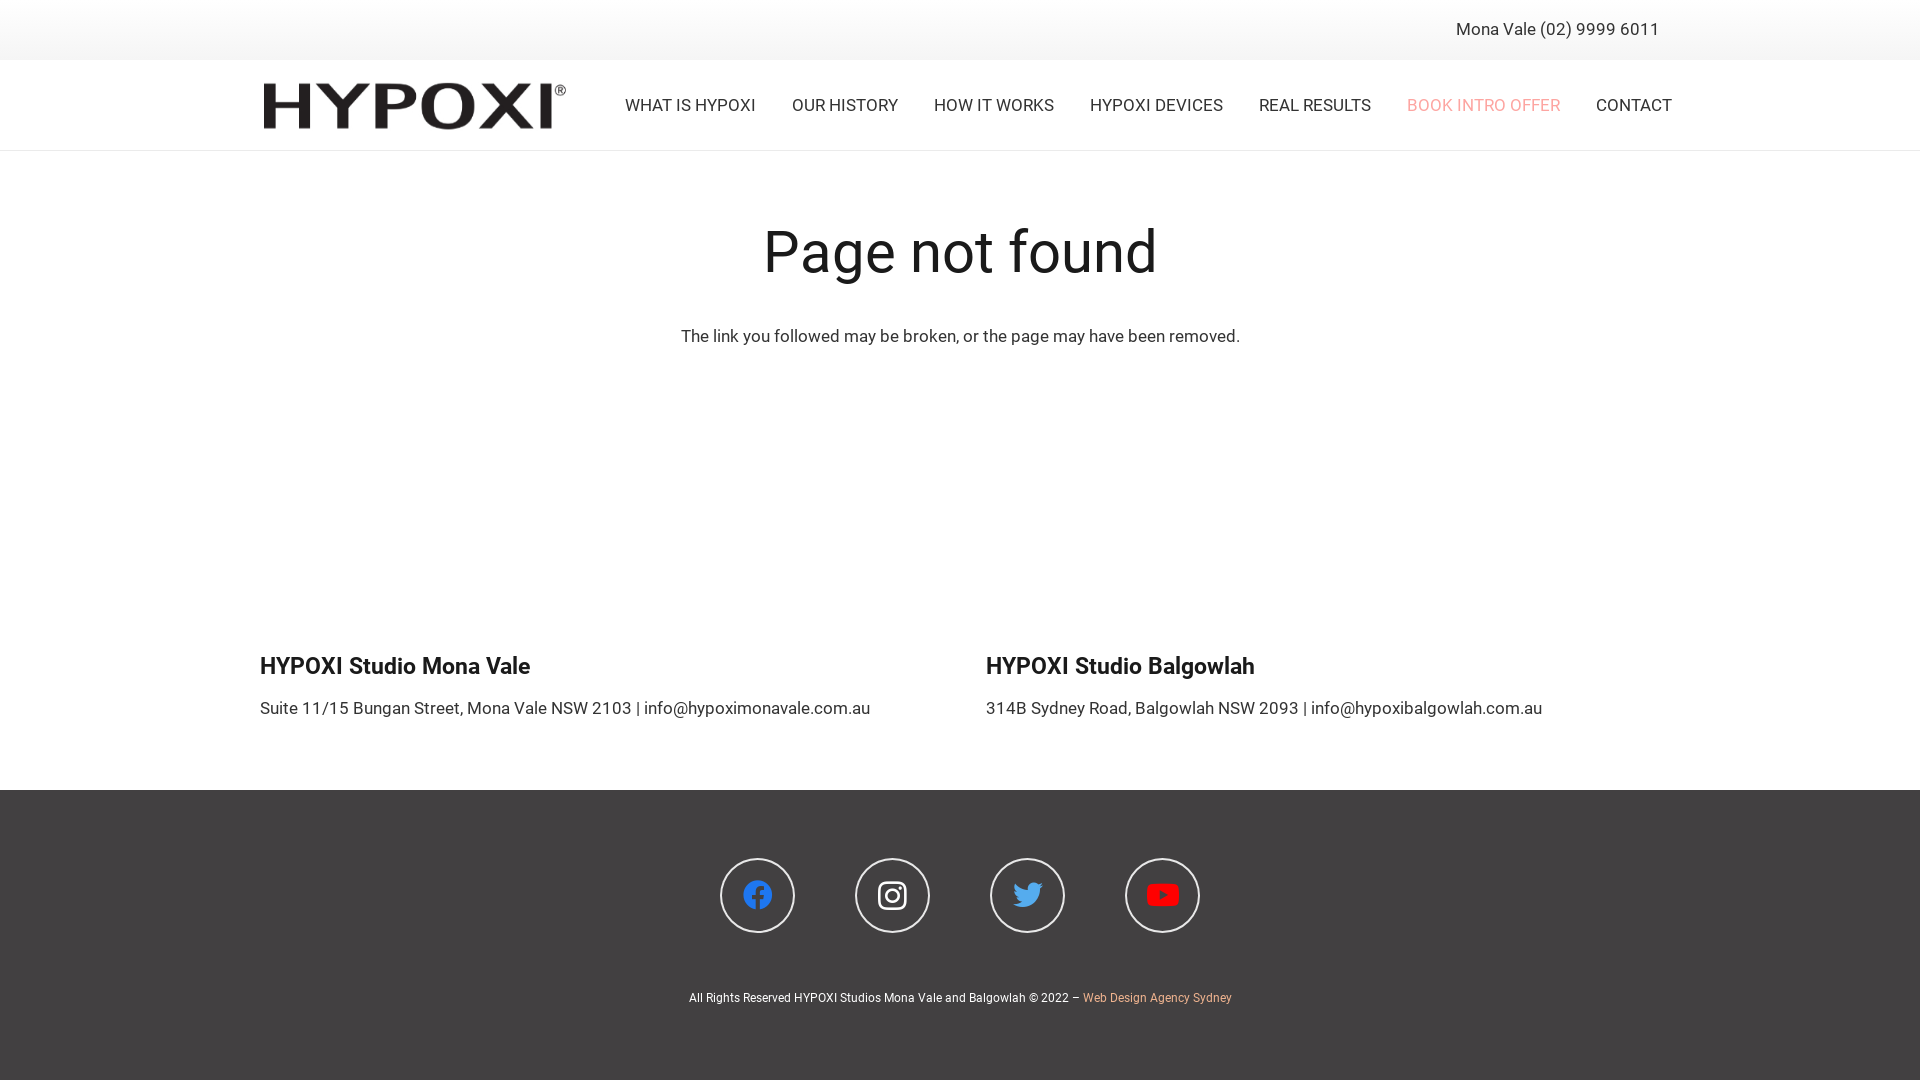 Image resolution: width=1920 pixels, height=1080 pixels. I want to click on 'HOW IT WORKS', so click(993, 104).